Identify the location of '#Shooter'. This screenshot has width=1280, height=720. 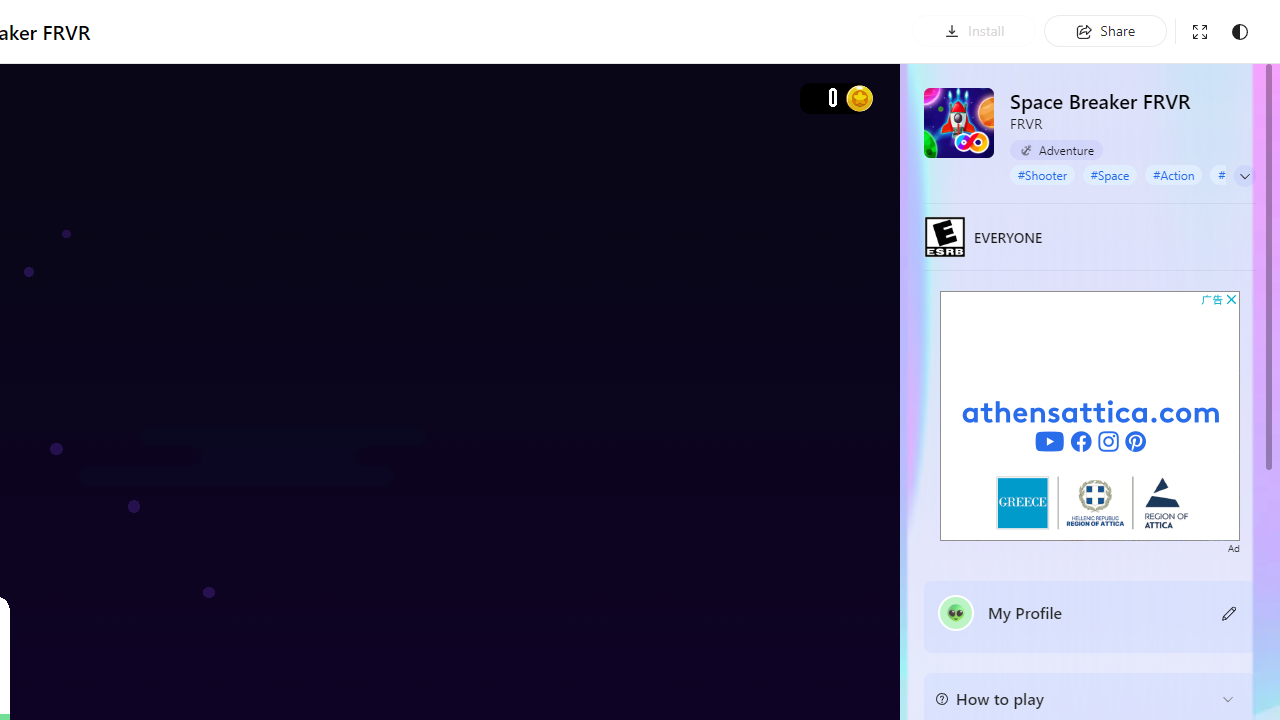
(1041, 173).